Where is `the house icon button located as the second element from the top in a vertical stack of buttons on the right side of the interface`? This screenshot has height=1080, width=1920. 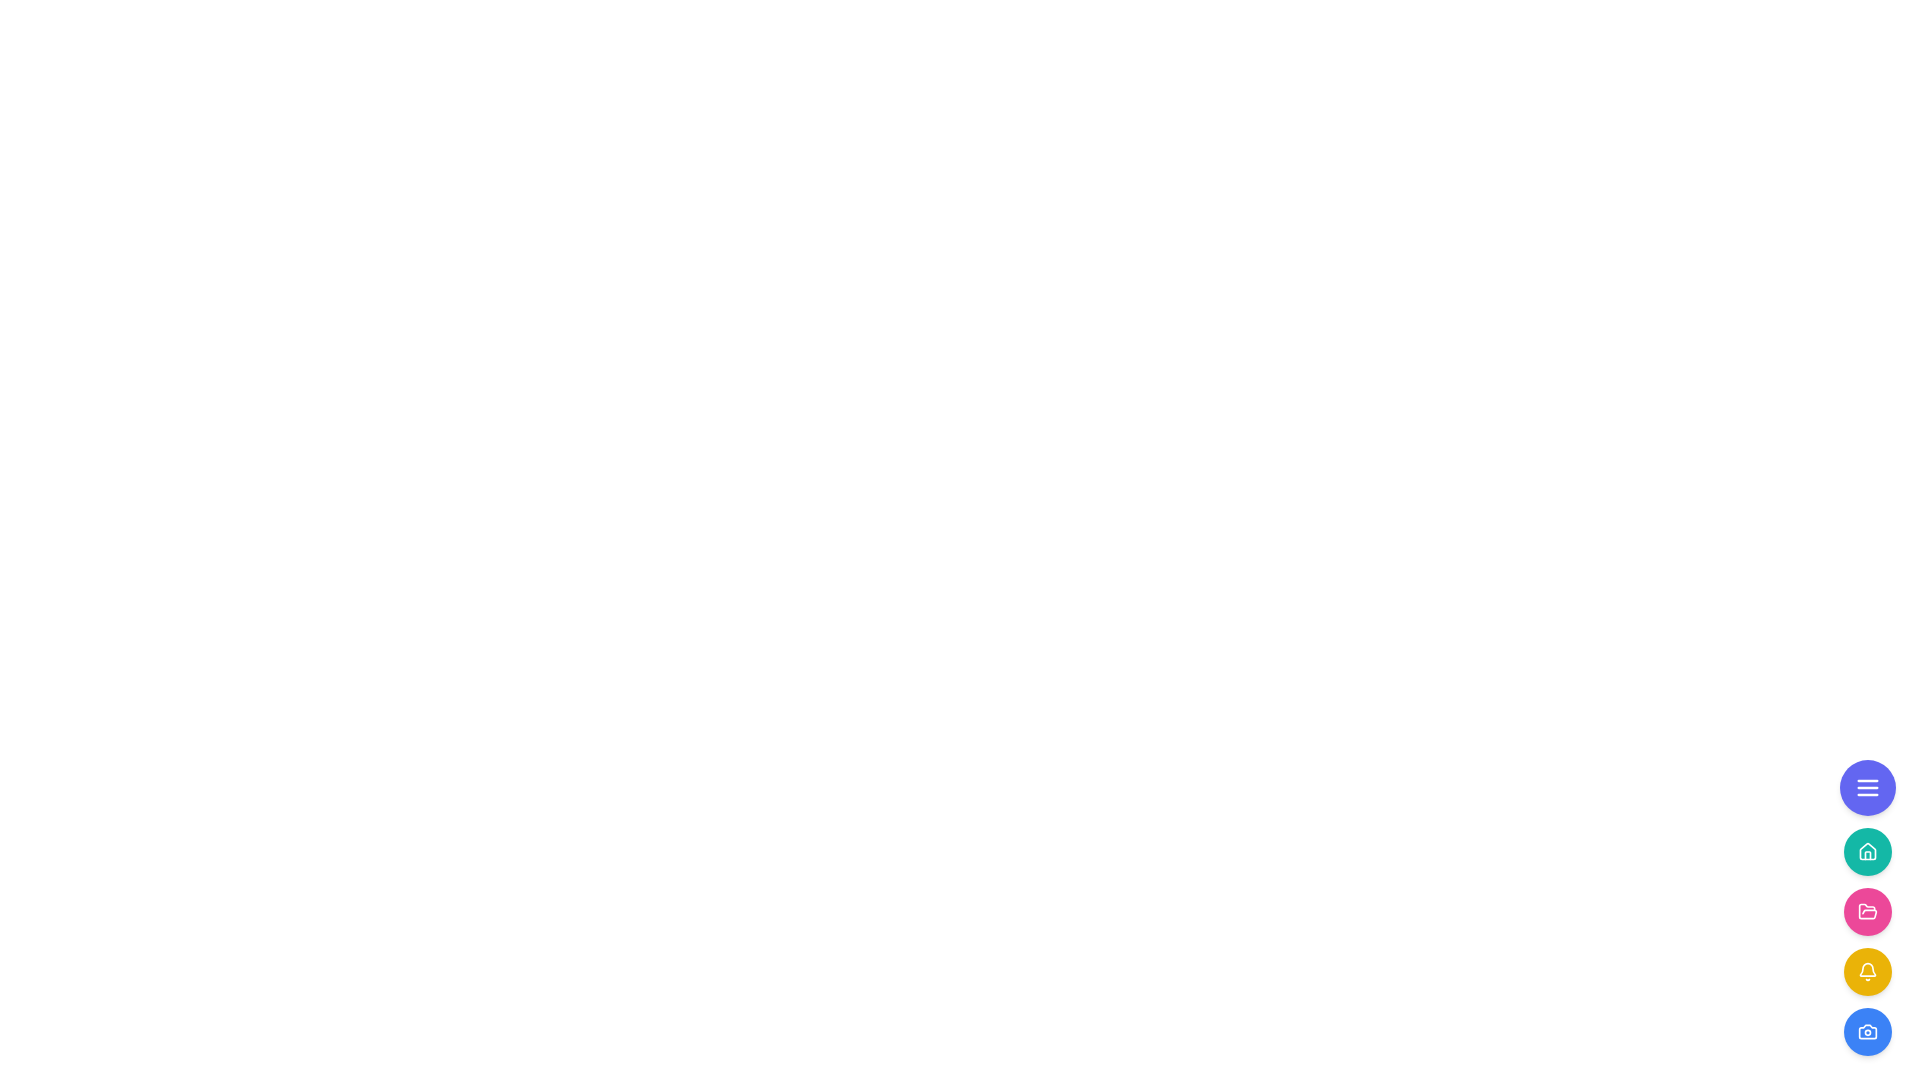
the house icon button located as the second element from the top in a vertical stack of buttons on the right side of the interface is located at coordinates (1866, 852).